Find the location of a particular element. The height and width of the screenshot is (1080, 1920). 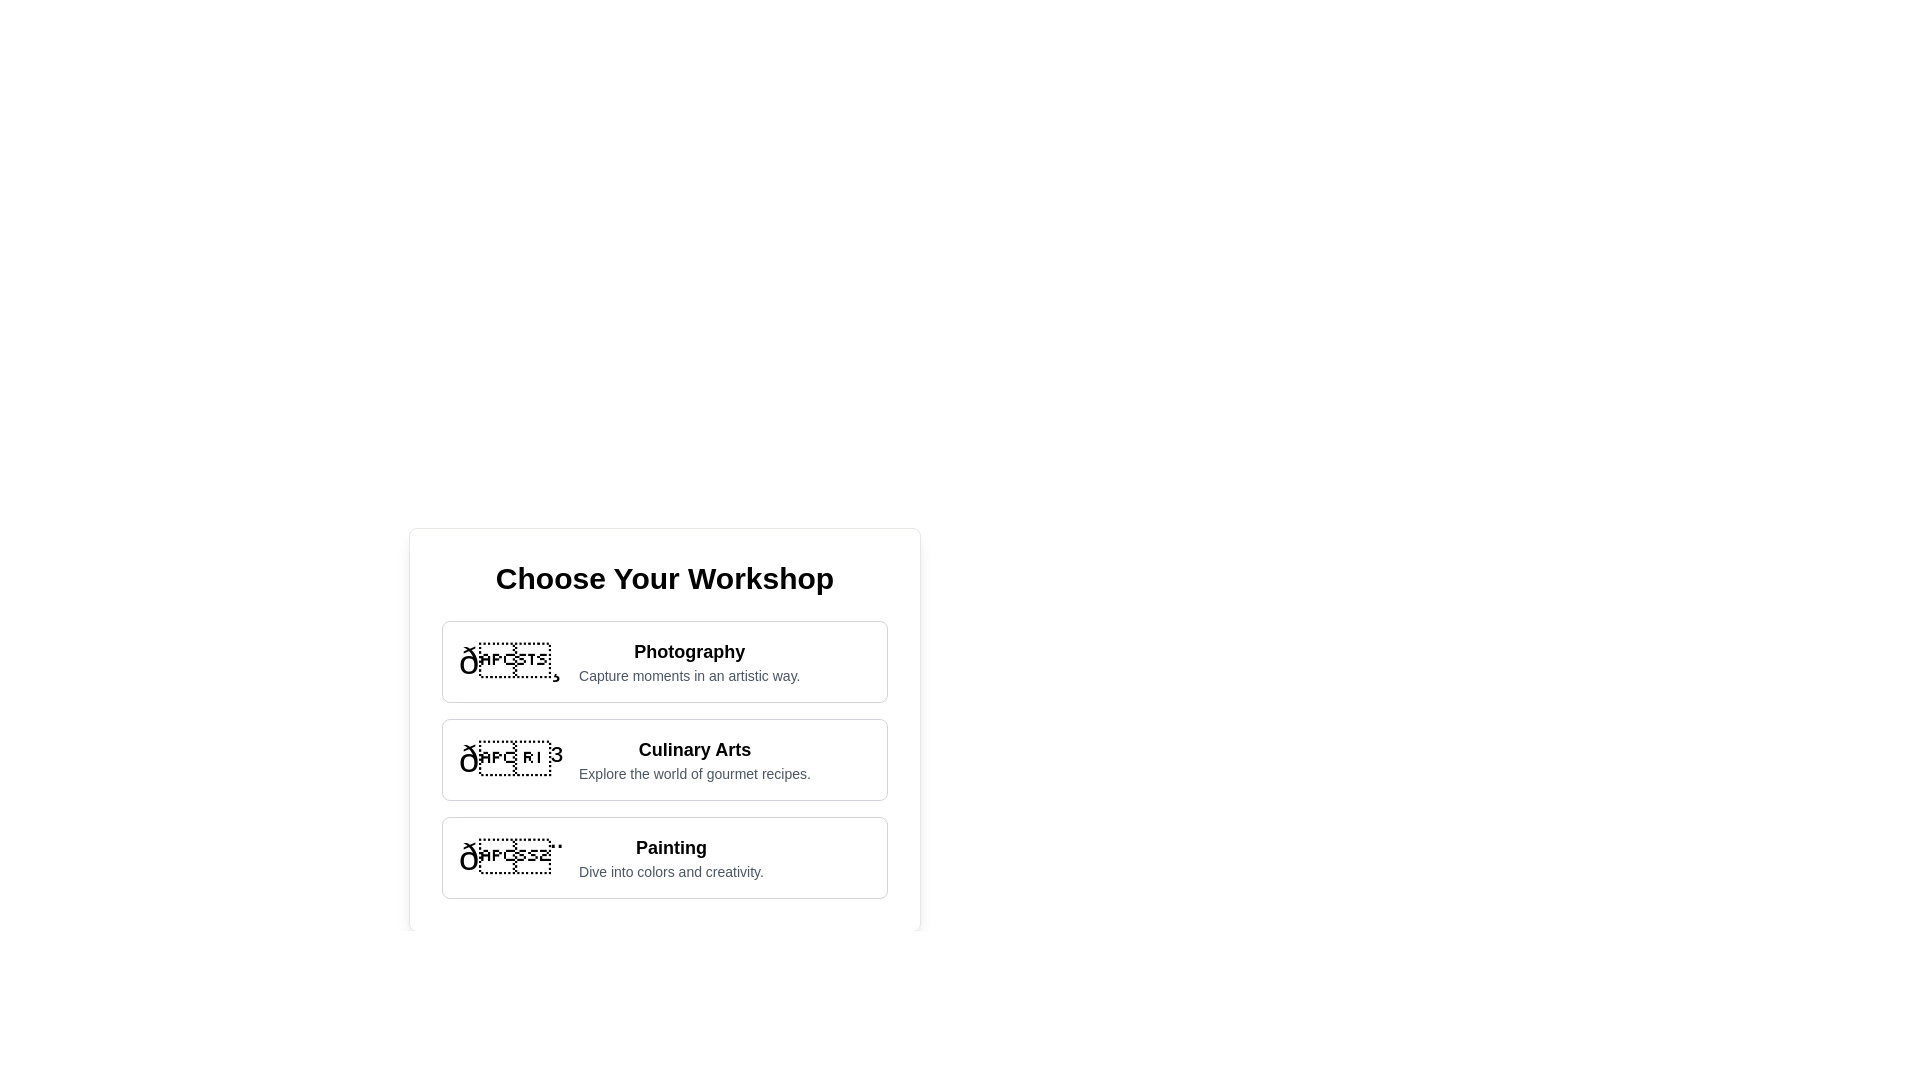

the static text element located below the 'Culinary Arts' option in the middle column of the vertically aligned menu is located at coordinates (695, 773).